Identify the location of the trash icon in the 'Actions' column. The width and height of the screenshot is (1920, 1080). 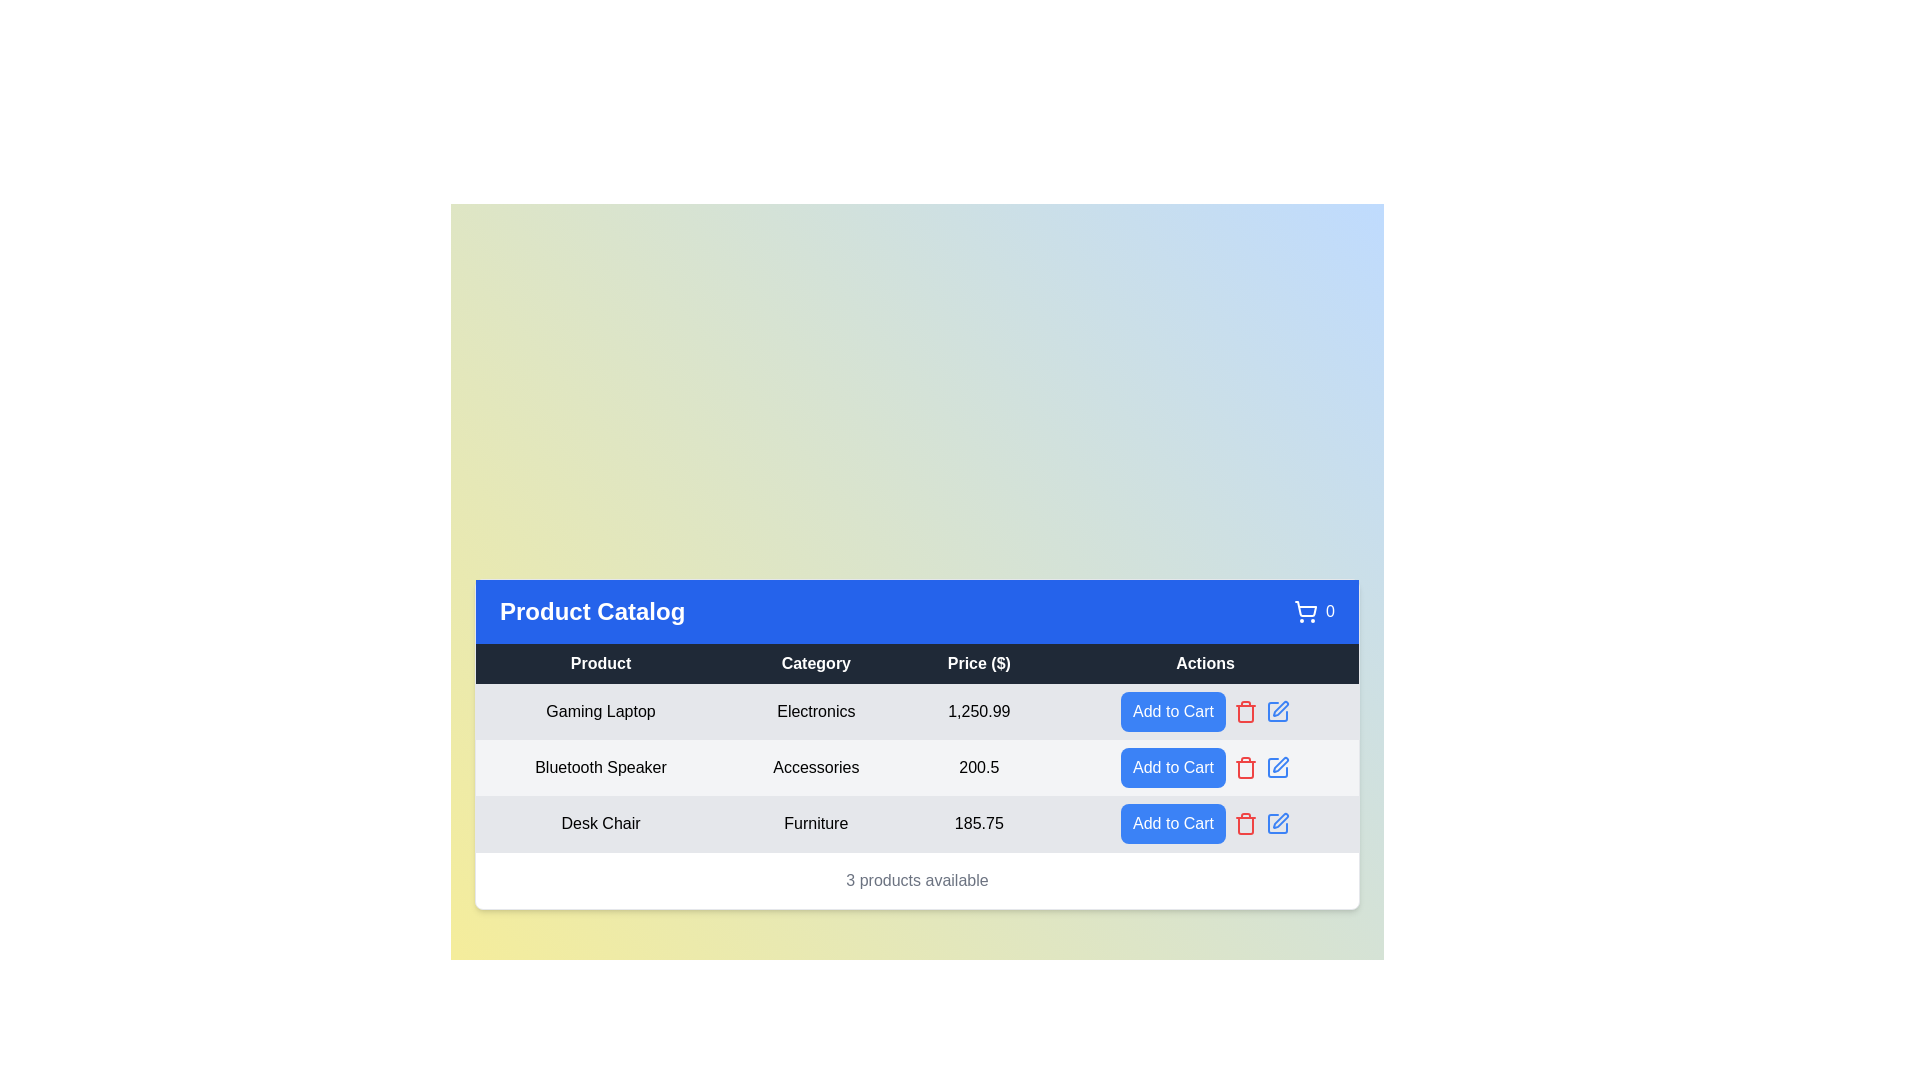
(1244, 710).